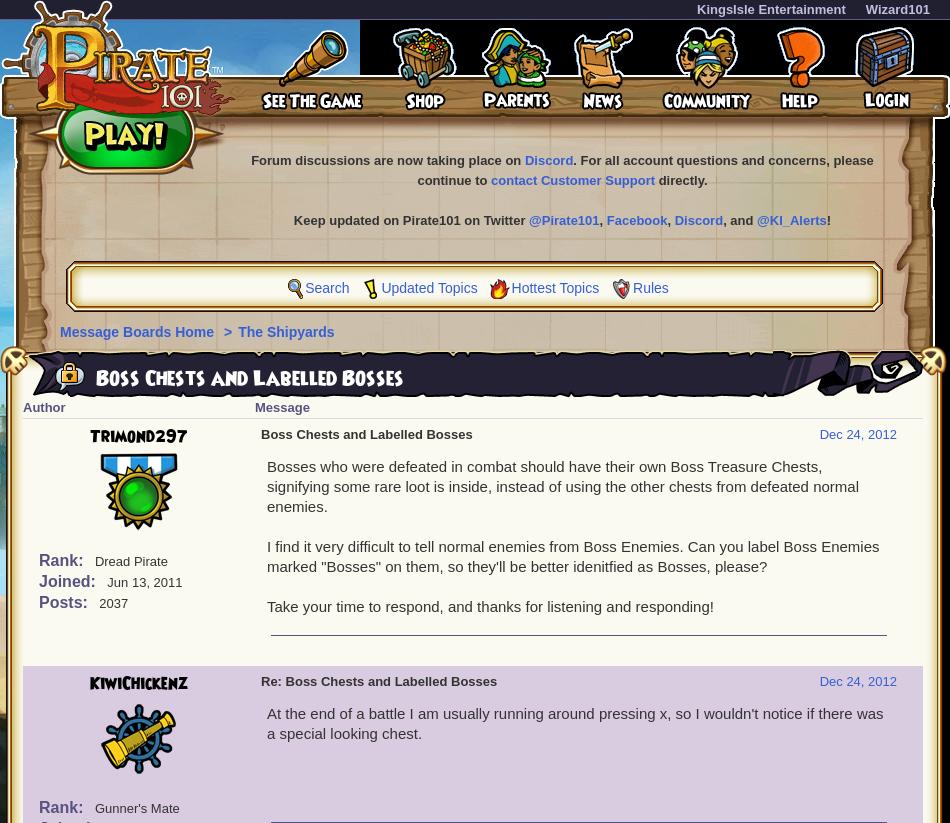  I want to click on '@Pirate101', so click(564, 220).